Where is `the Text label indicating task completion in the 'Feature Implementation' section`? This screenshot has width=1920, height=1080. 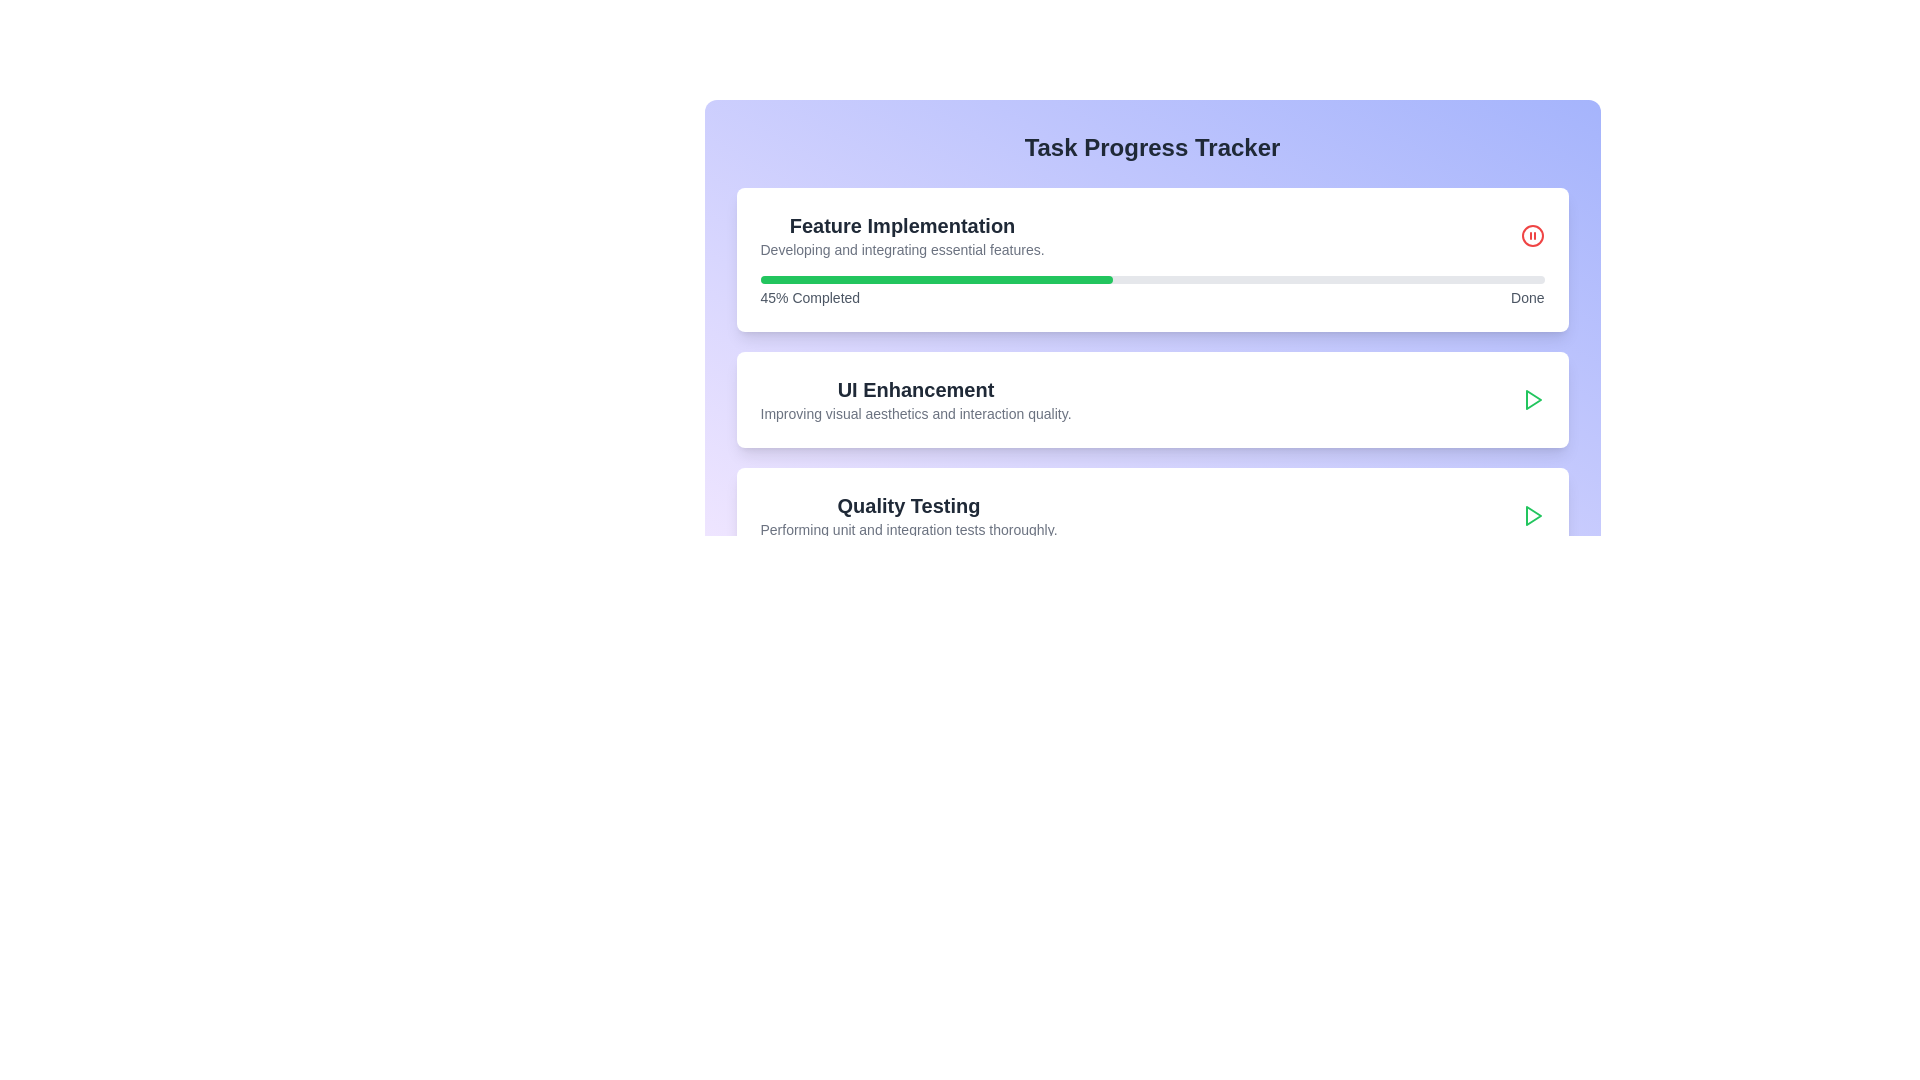
the Text label indicating task completion in the 'Feature Implementation' section is located at coordinates (1526, 297).